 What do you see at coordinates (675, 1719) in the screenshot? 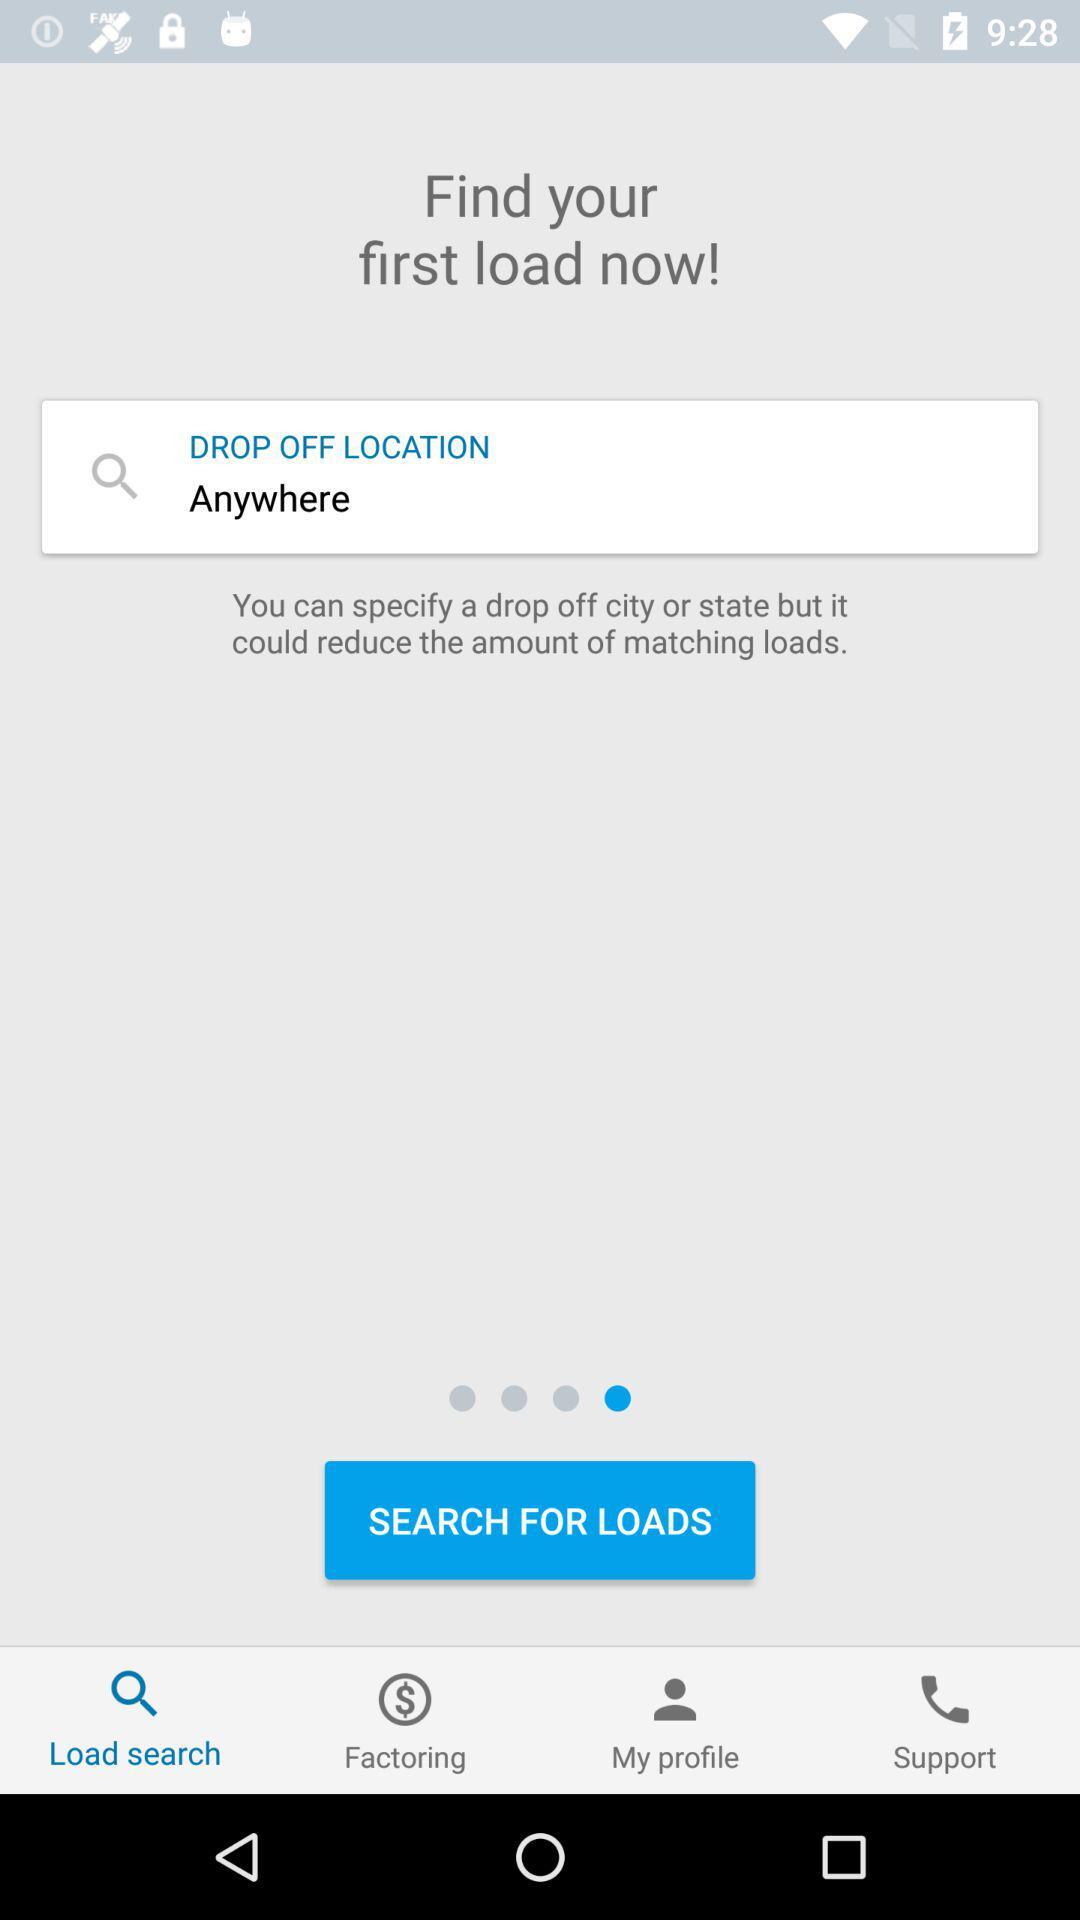
I see `the item to the left of the support` at bounding box center [675, 1719].